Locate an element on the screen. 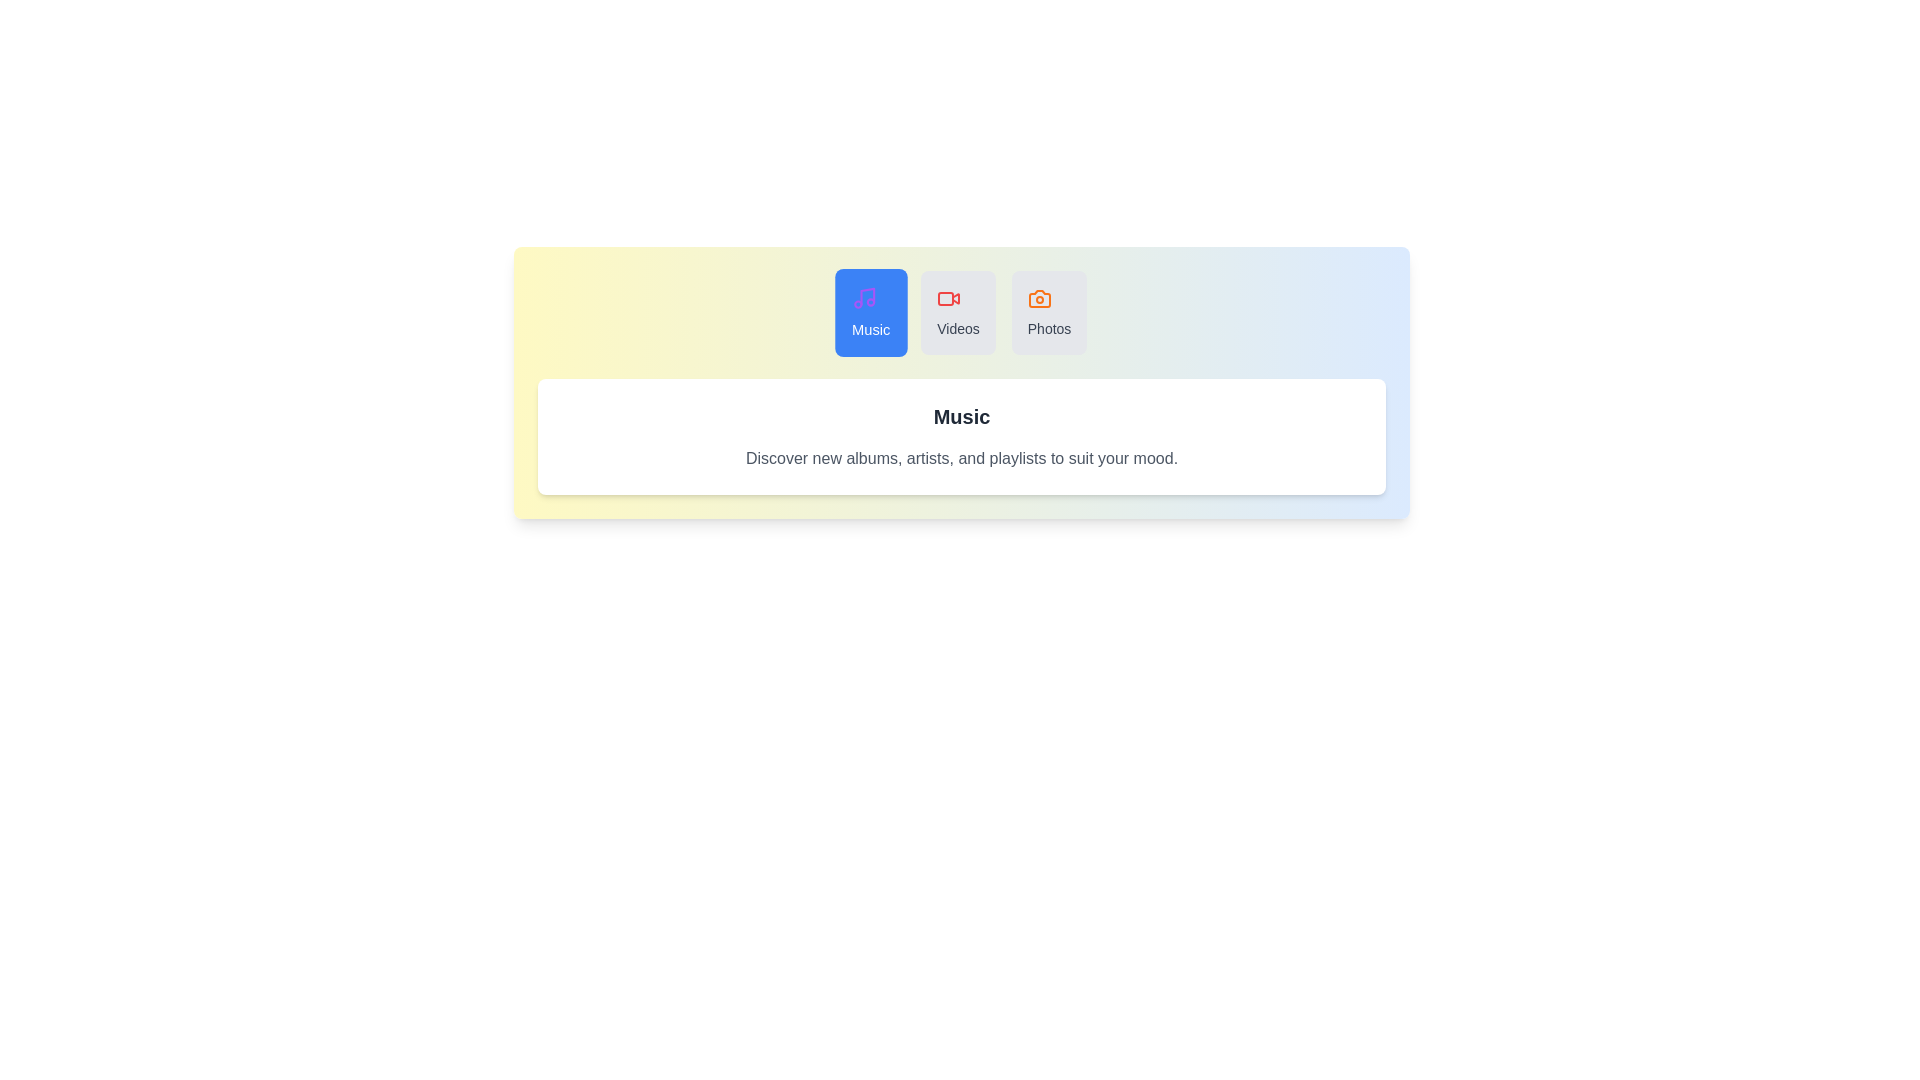 This screenshot has height=1080, width=1920. the Music tab in the MultimediaTabs component is located at coordinates (870, 312).